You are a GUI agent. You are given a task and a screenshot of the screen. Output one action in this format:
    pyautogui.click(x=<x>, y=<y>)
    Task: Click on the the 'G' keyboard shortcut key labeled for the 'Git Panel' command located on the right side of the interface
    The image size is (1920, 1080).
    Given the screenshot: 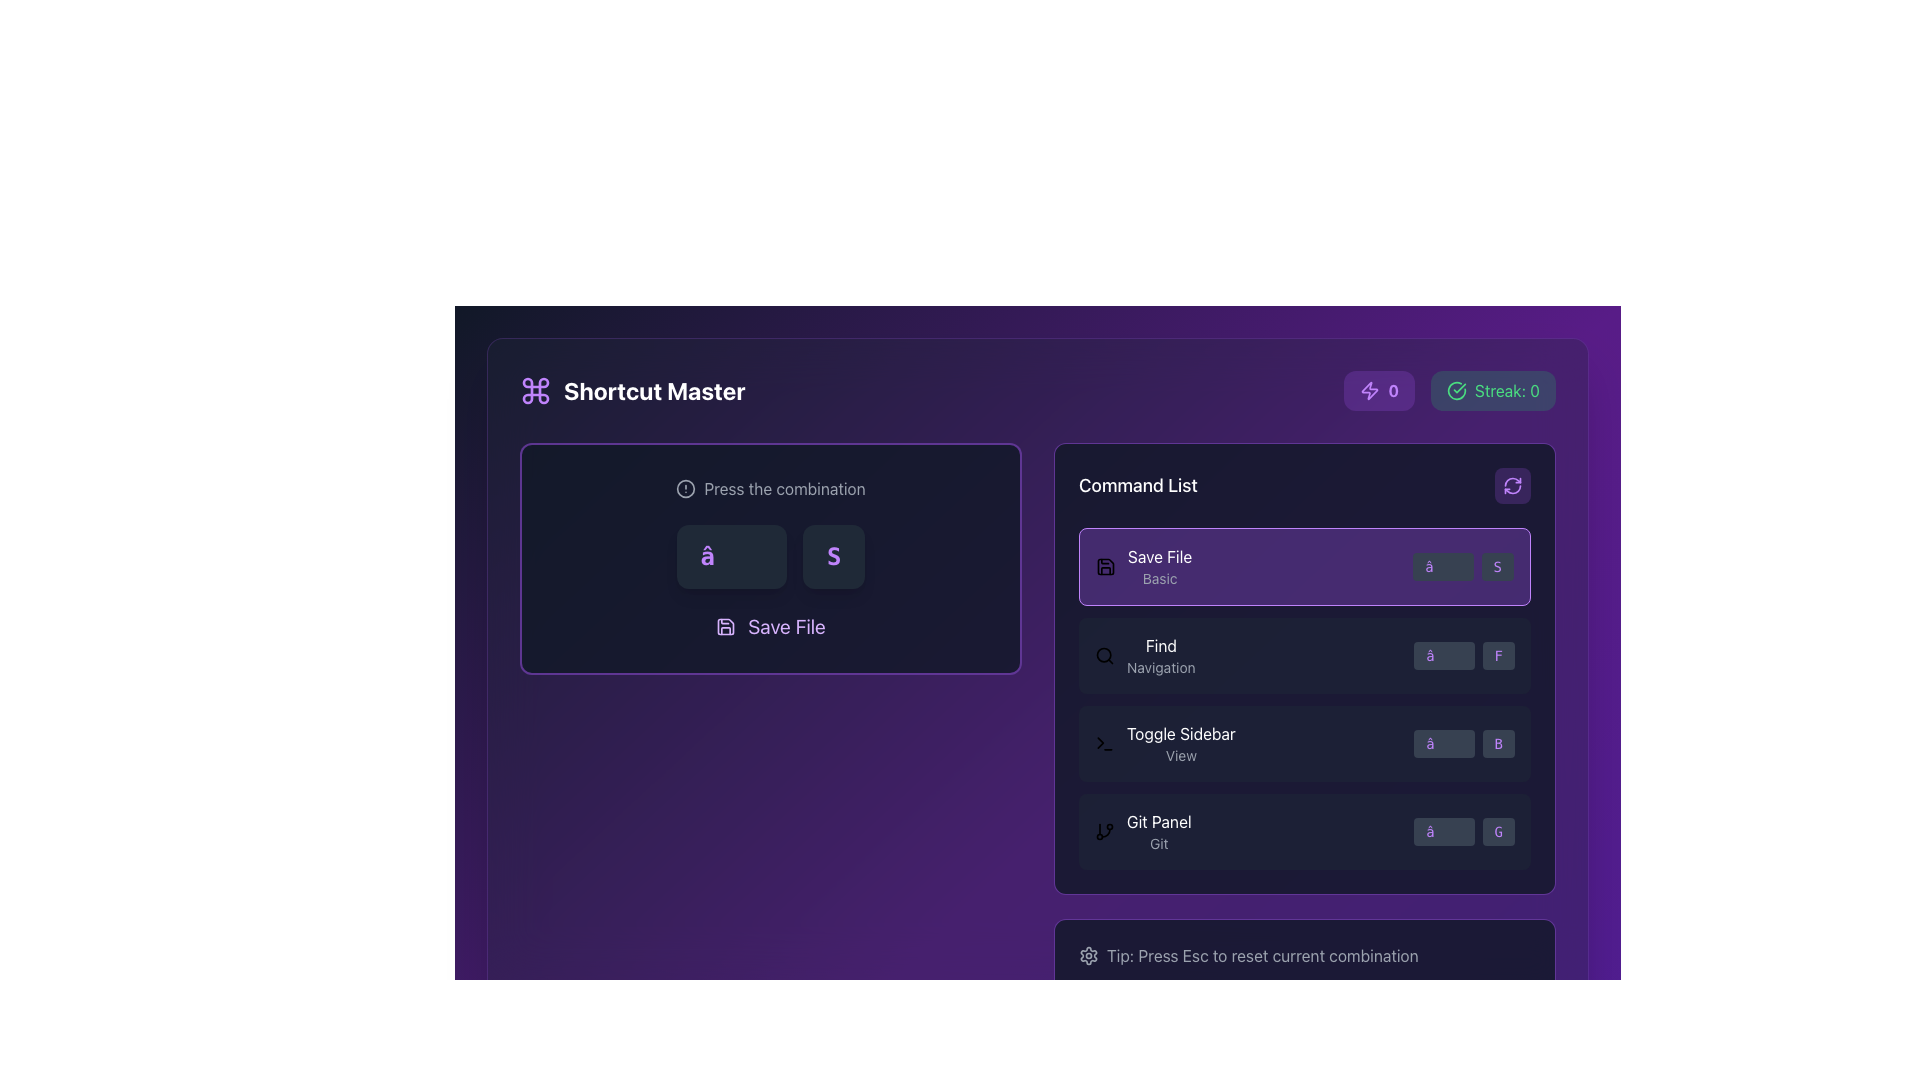 What is the action you would take?
    pyautogui.click(x=1498, y=832)
    